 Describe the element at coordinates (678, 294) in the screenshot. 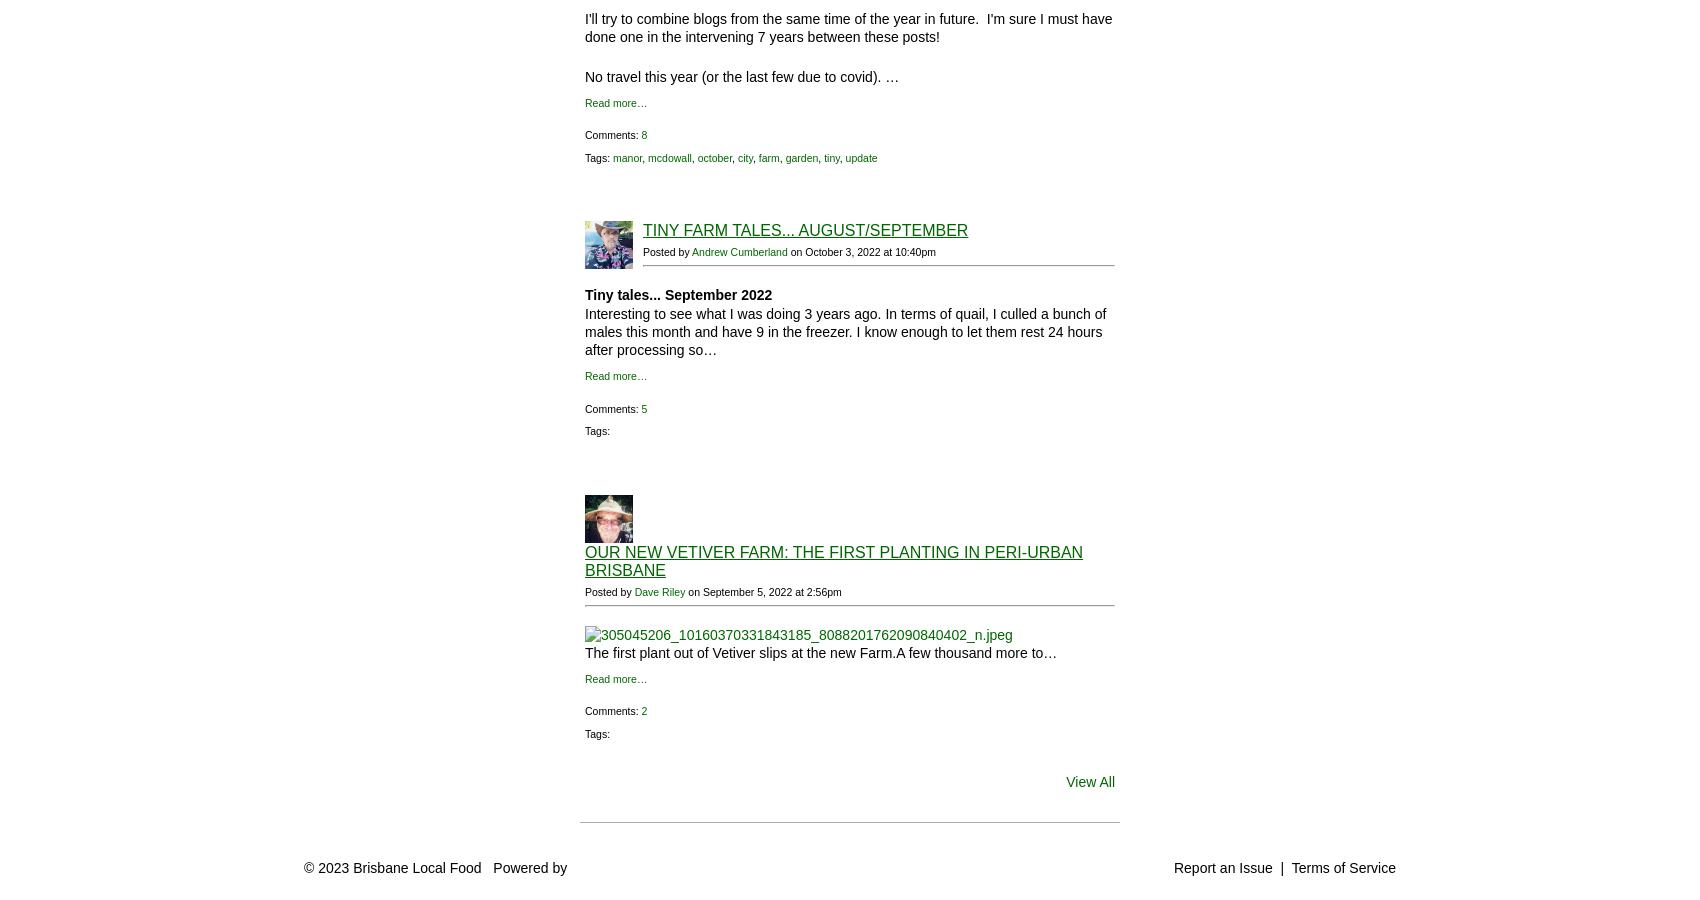

I see `'Tiny tales... September 2022'` at that location.